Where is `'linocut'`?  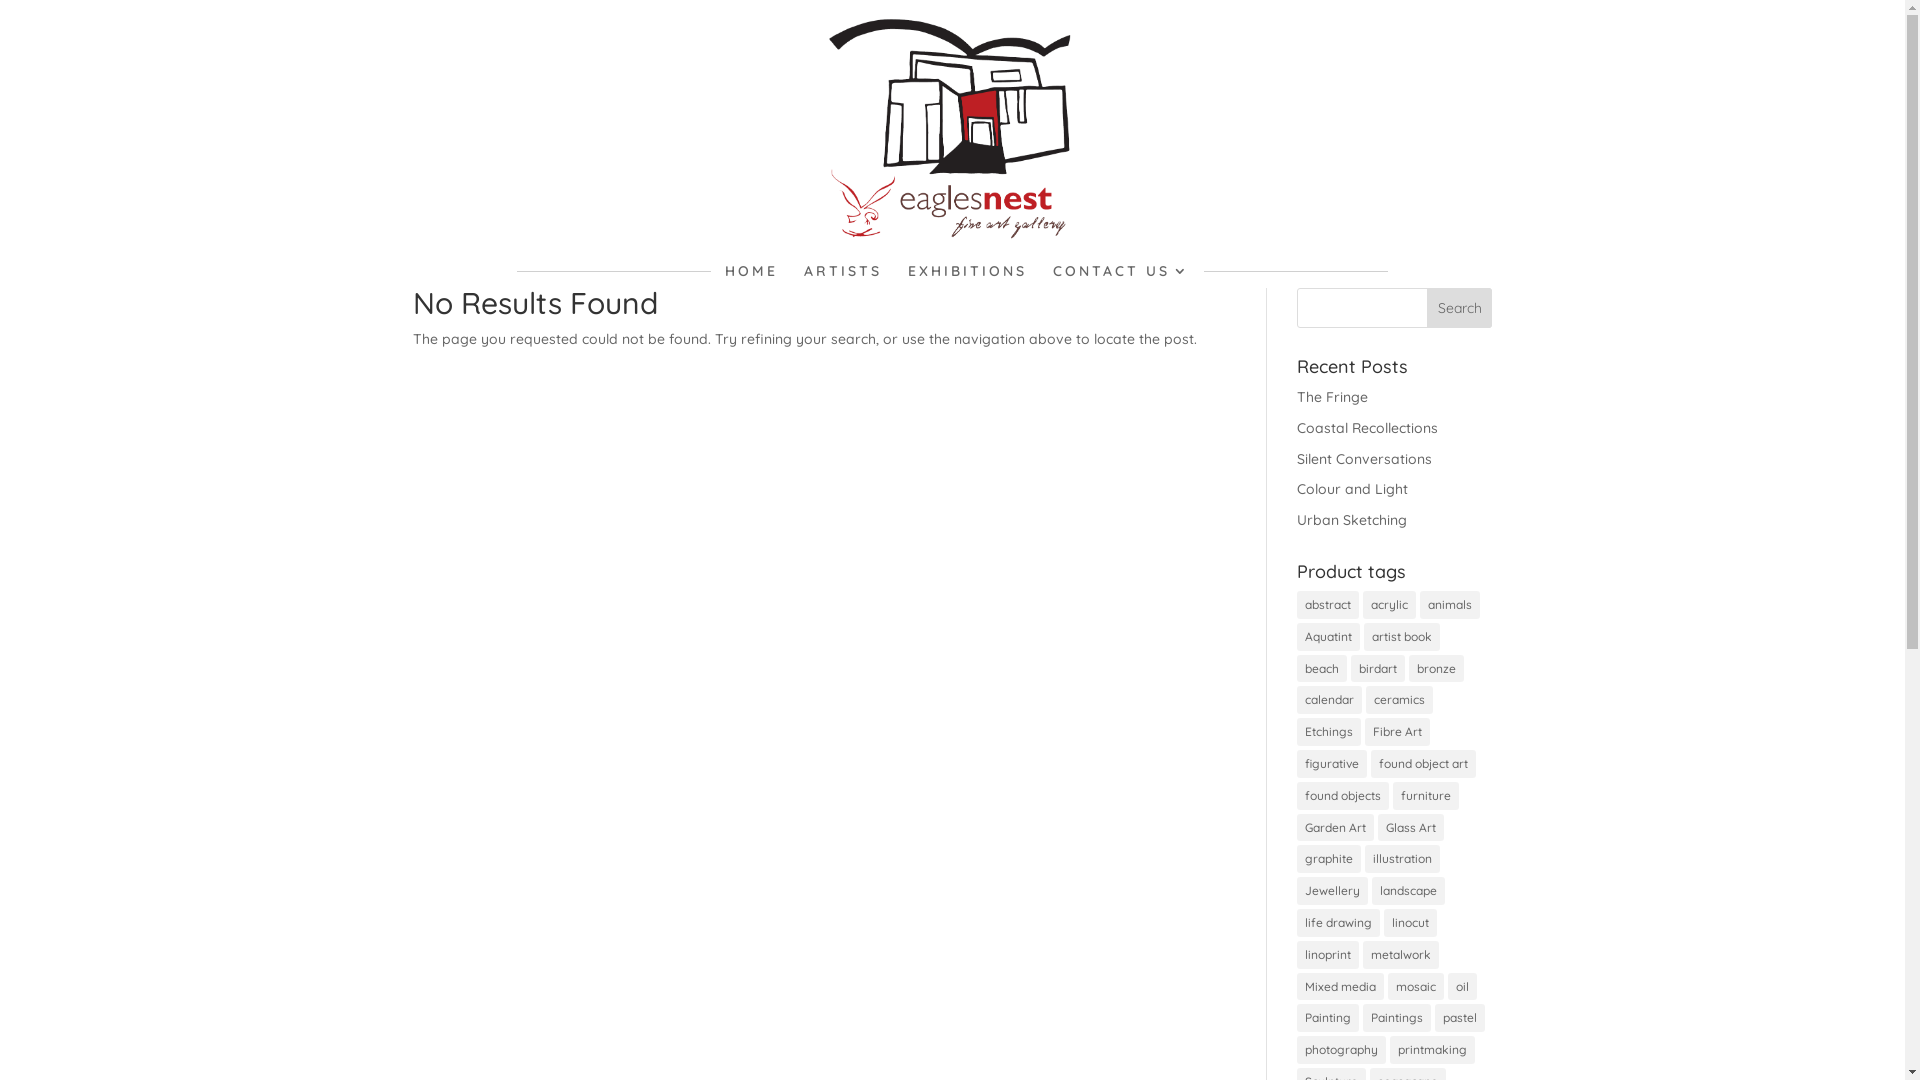
'linocut' is located at coordinates (1382, 922).